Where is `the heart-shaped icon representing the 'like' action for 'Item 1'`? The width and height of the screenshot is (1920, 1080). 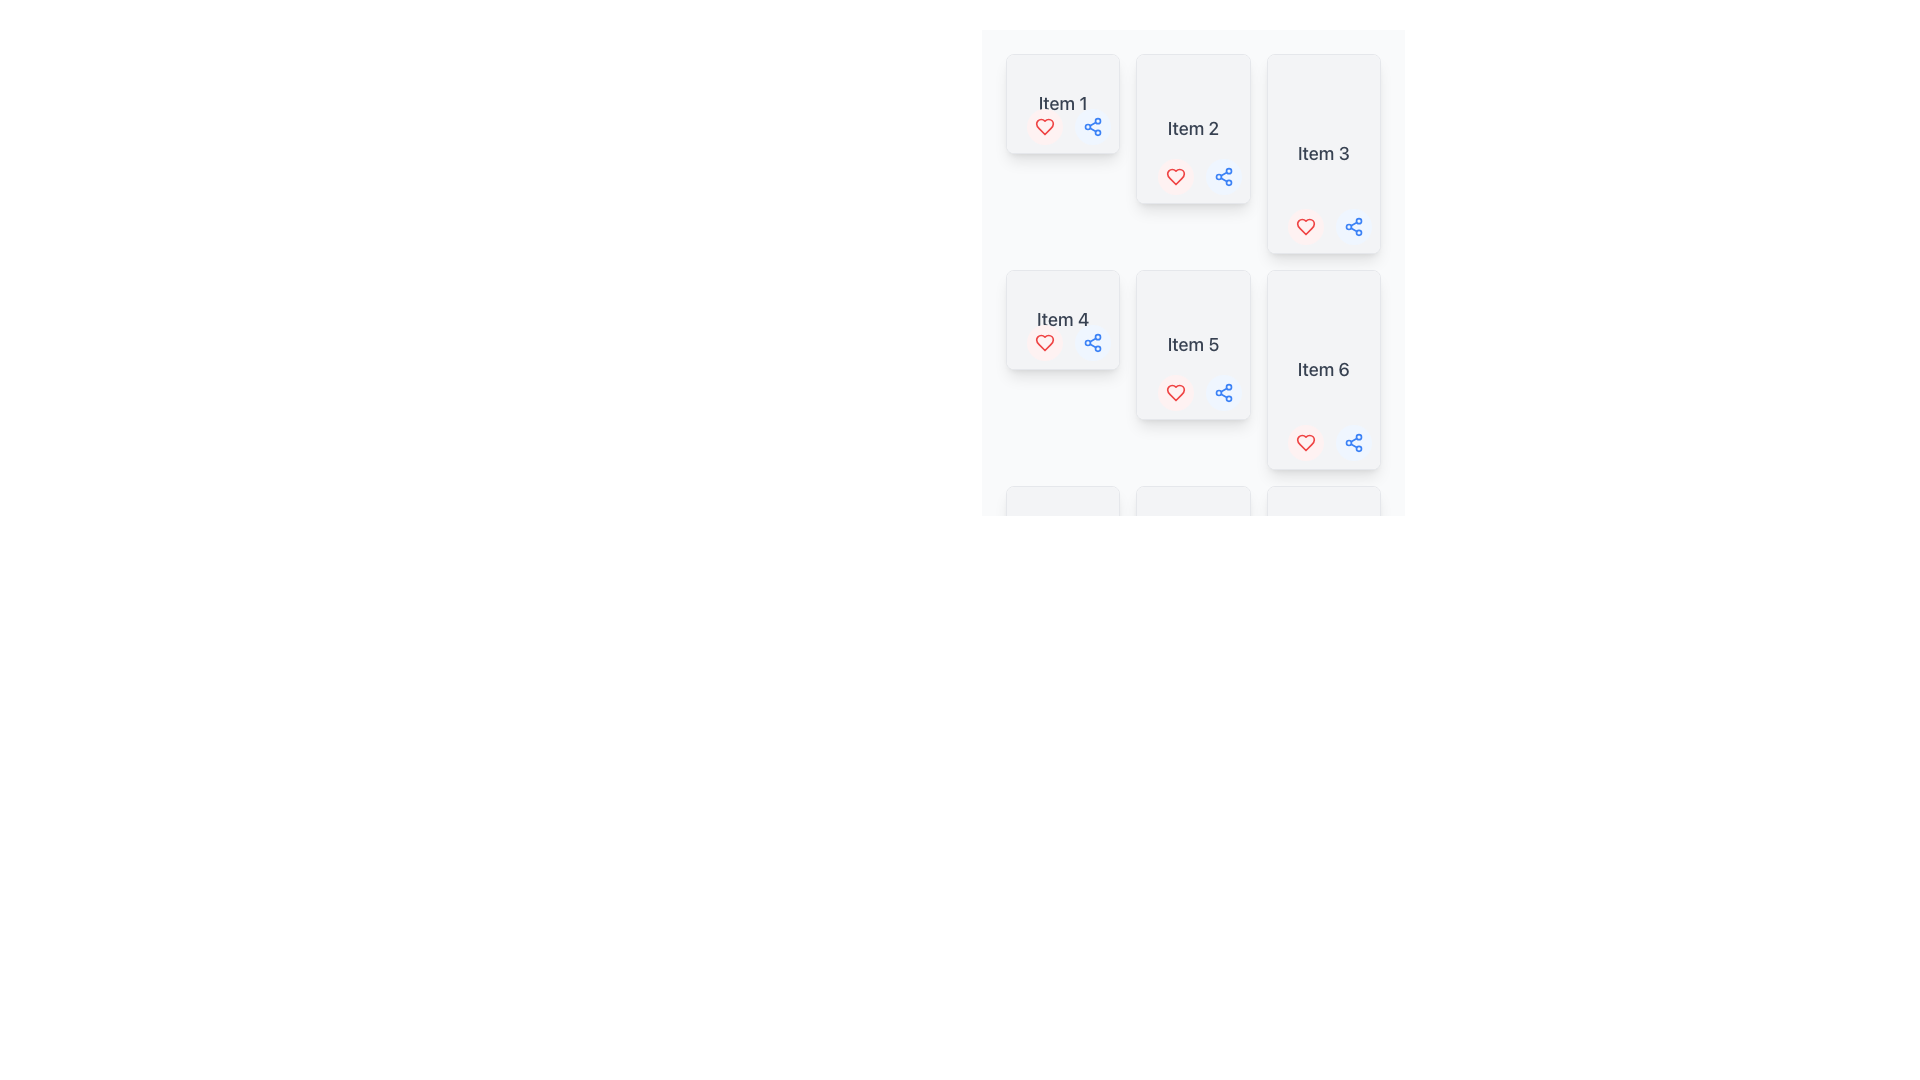 the heart-shaped icon representing the 'like' action for 'Item 1' is located at coordinates (1044, 127).